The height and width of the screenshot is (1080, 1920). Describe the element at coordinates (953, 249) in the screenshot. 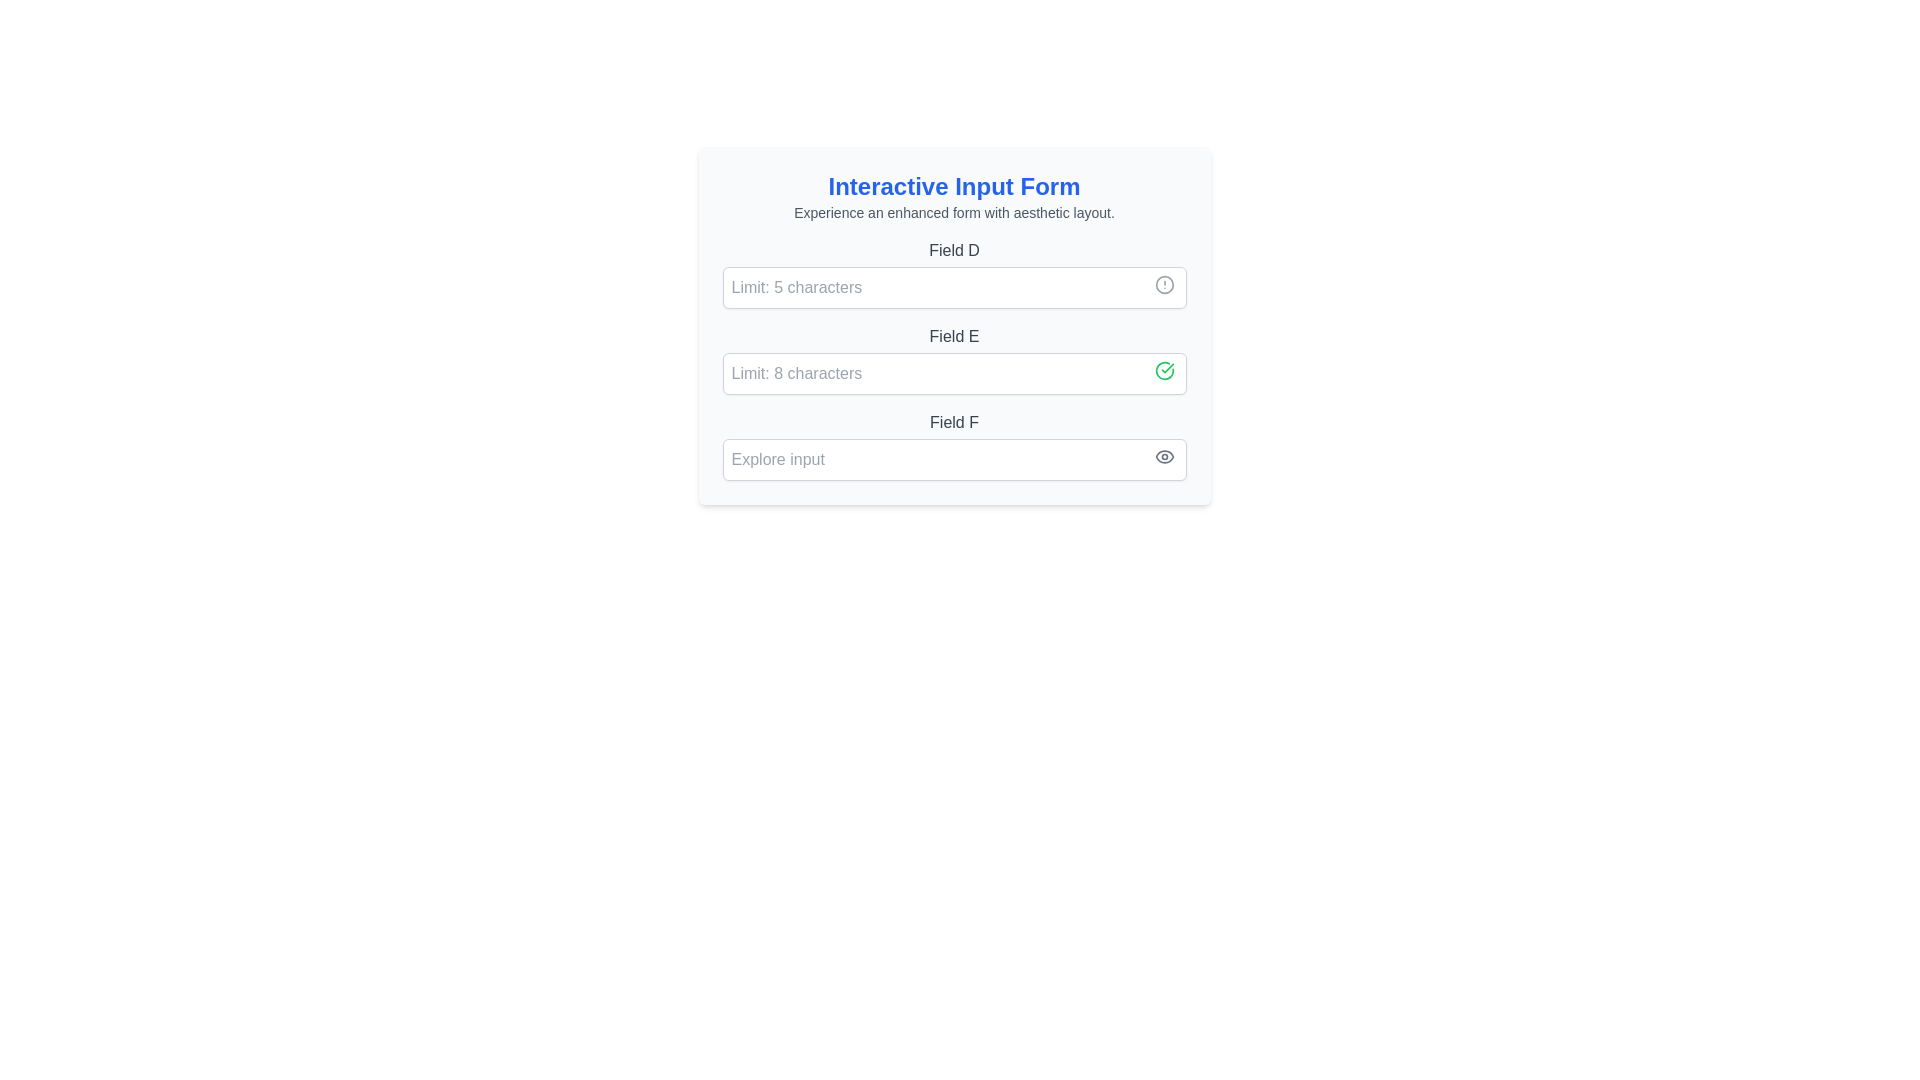

I see `the label 'Field D', which provides context for the input field below it in the form` at that location.